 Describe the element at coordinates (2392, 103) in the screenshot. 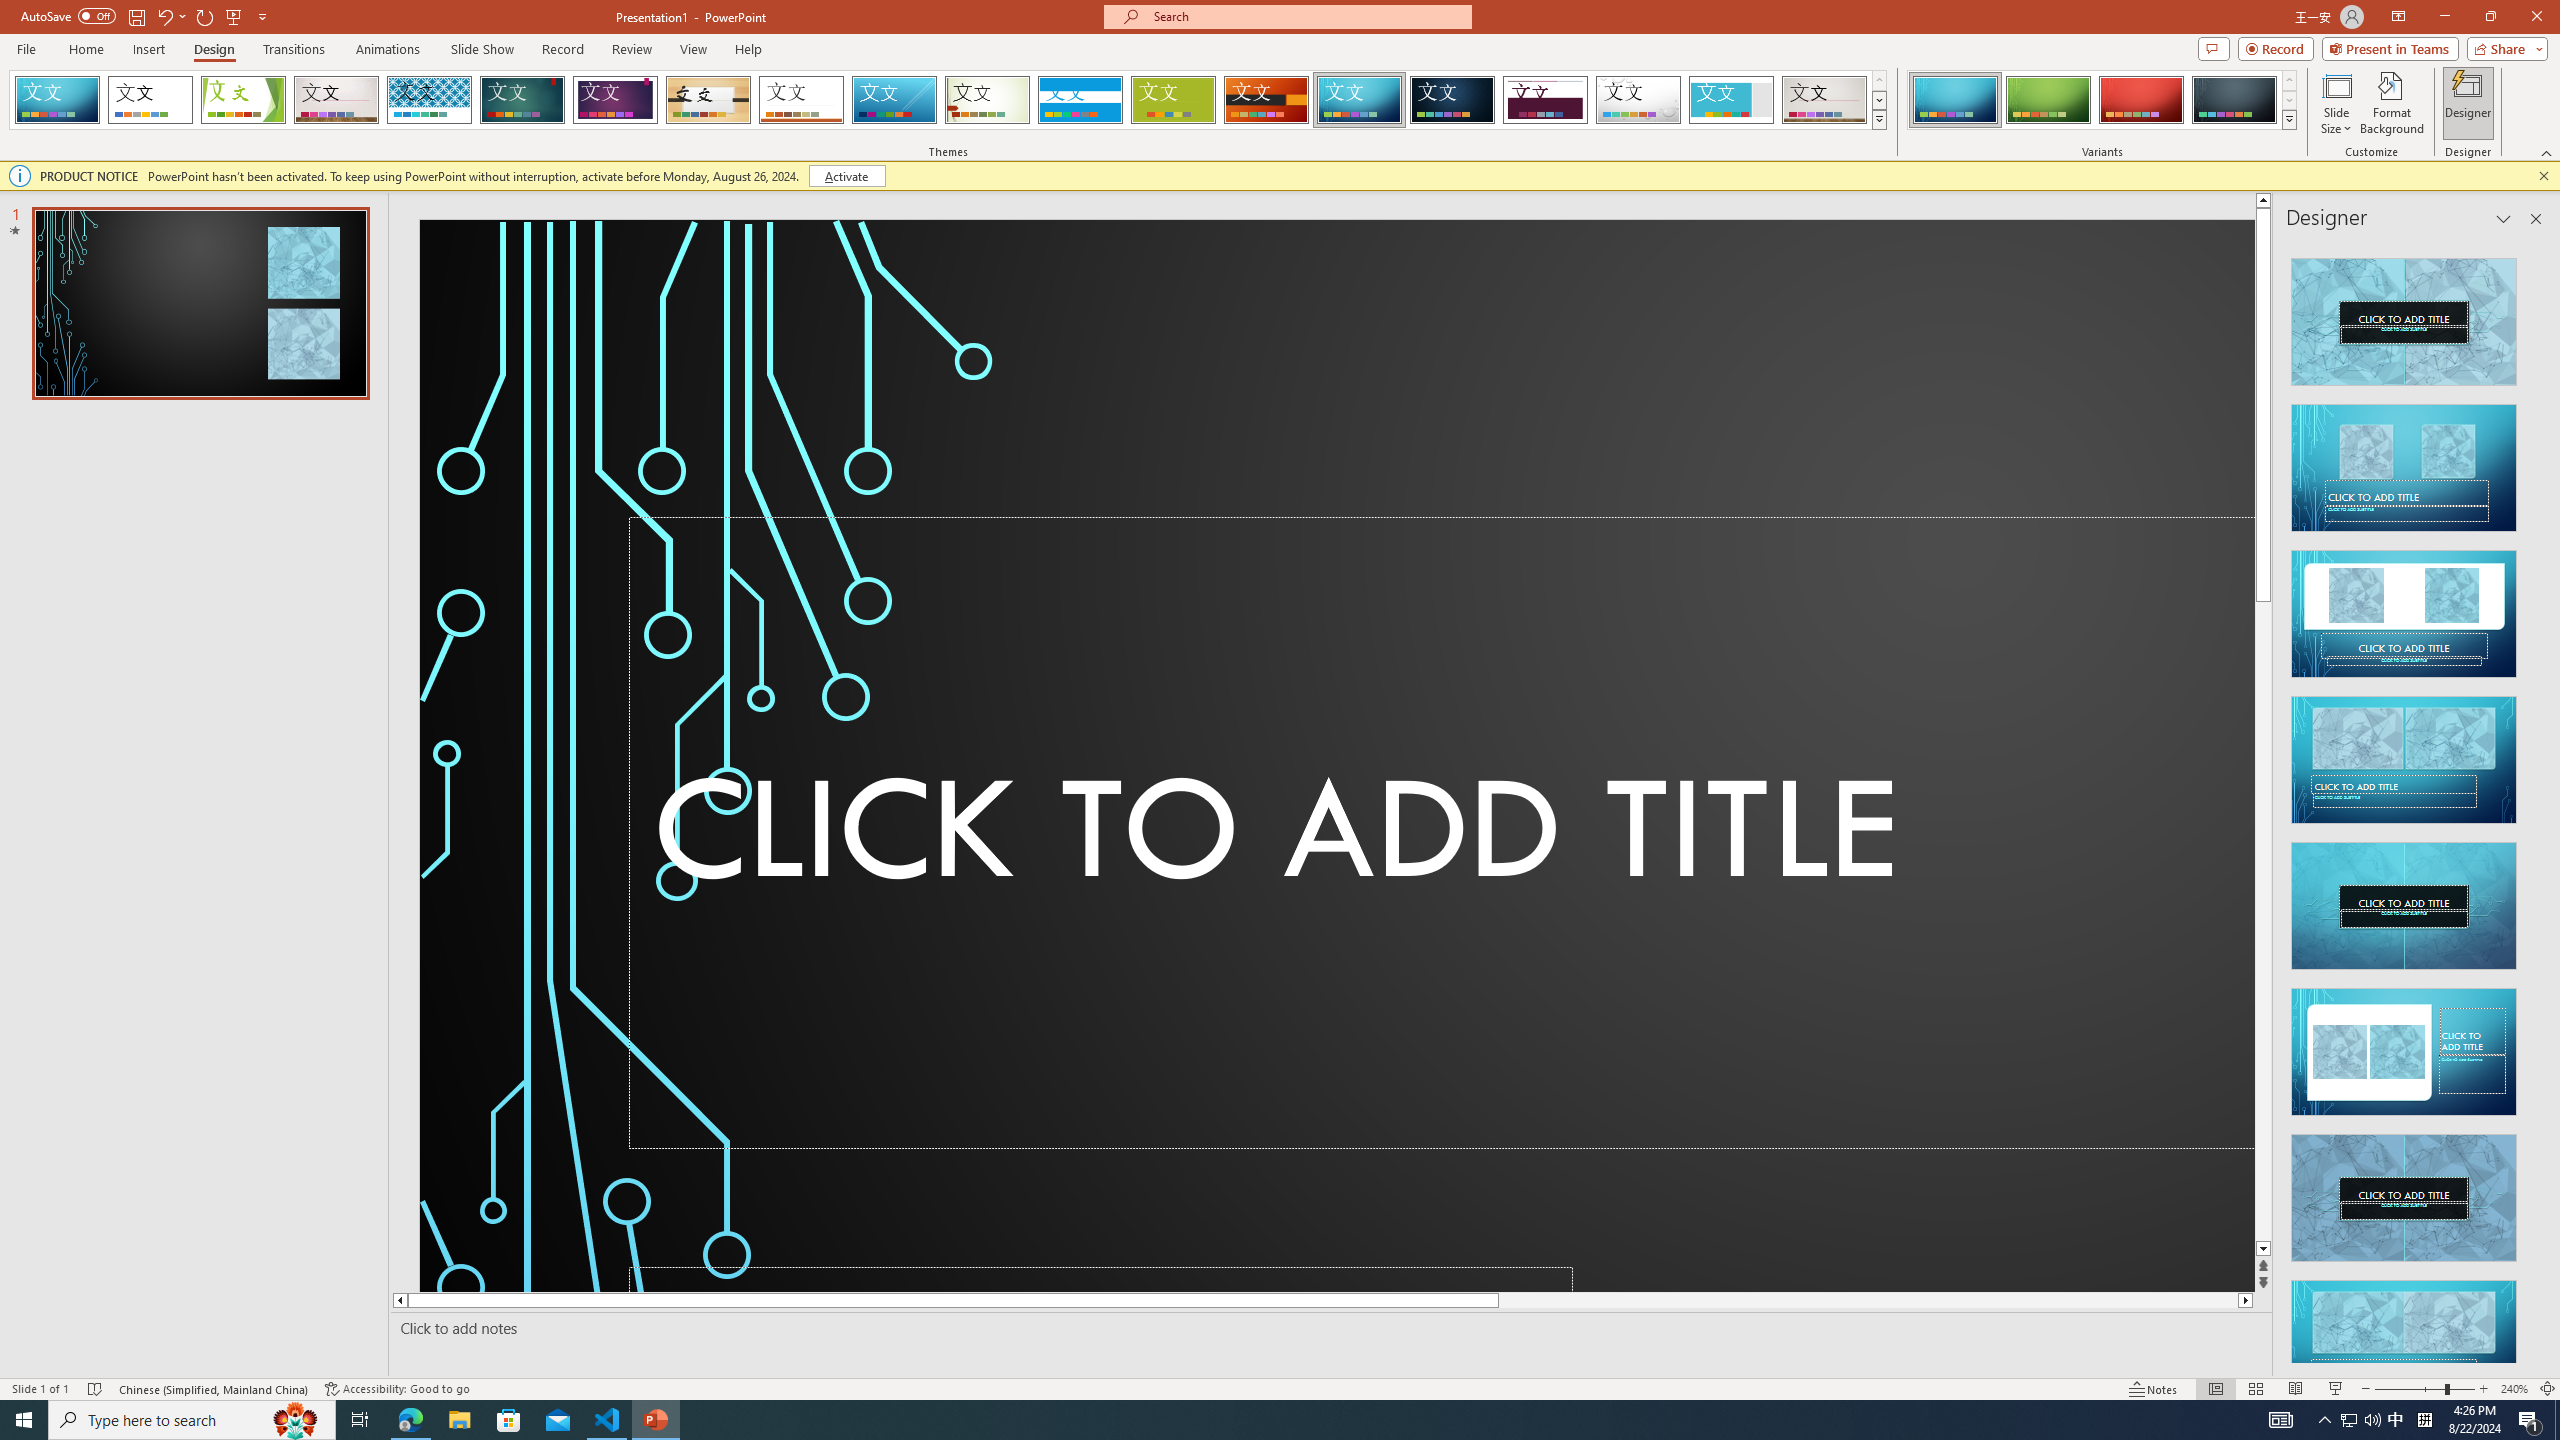

I see `'Format Background'` at that location.